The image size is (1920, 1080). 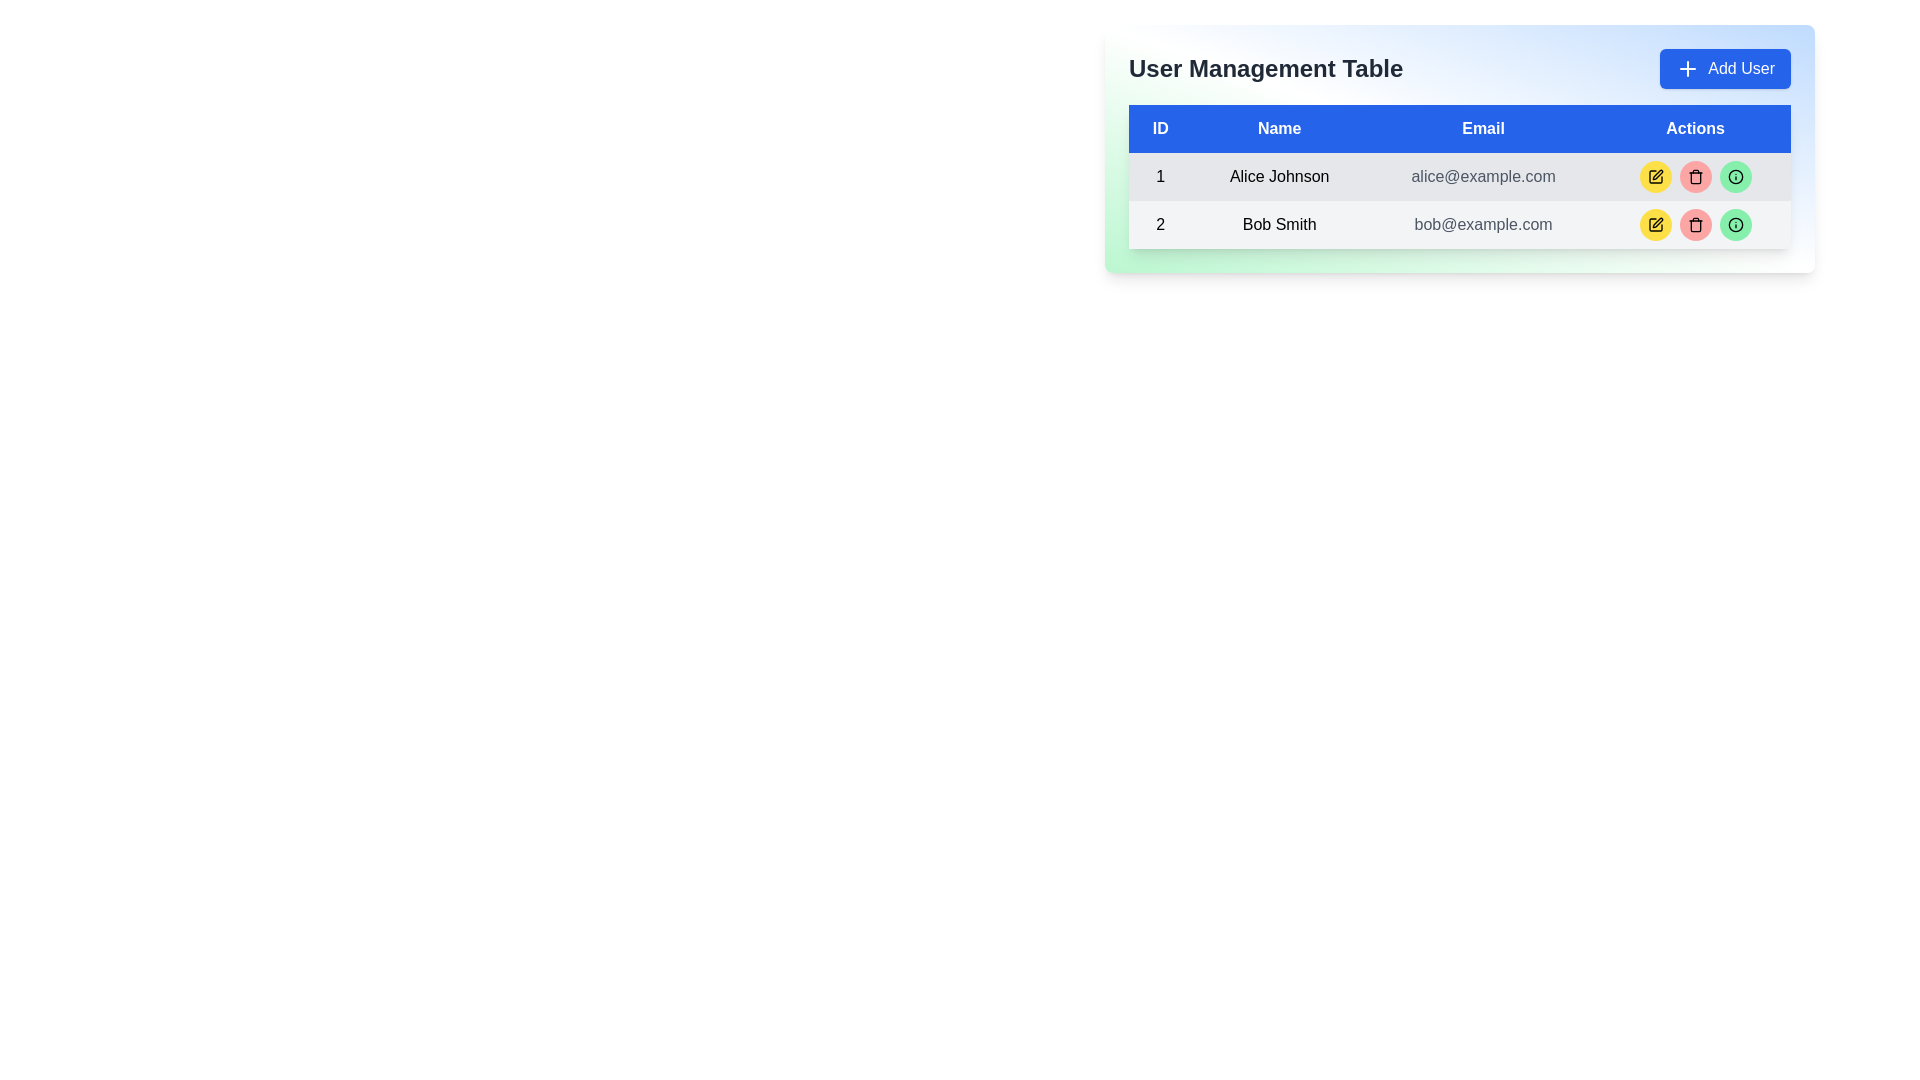 I want to click on the Table Column Header labeled 'Name', which is the second column header in the table's header row, positioned between the 'ID' and 'Email' column headers, so click(x=1278, y=128).